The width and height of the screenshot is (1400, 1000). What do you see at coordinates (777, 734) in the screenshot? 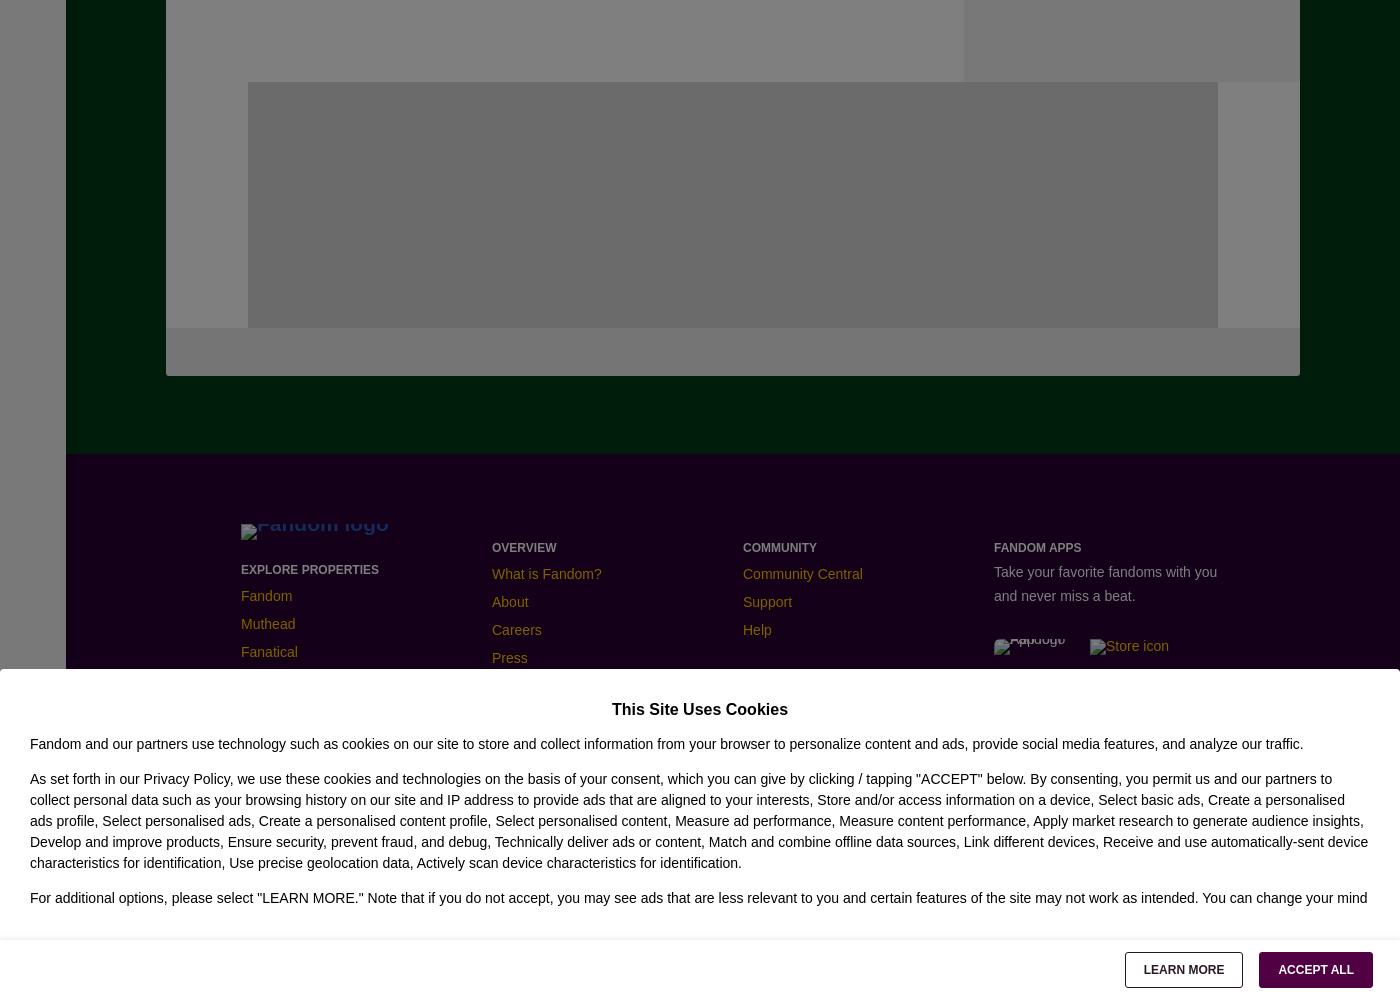
I see `'Advertise'` at bounding box center [777, 734].